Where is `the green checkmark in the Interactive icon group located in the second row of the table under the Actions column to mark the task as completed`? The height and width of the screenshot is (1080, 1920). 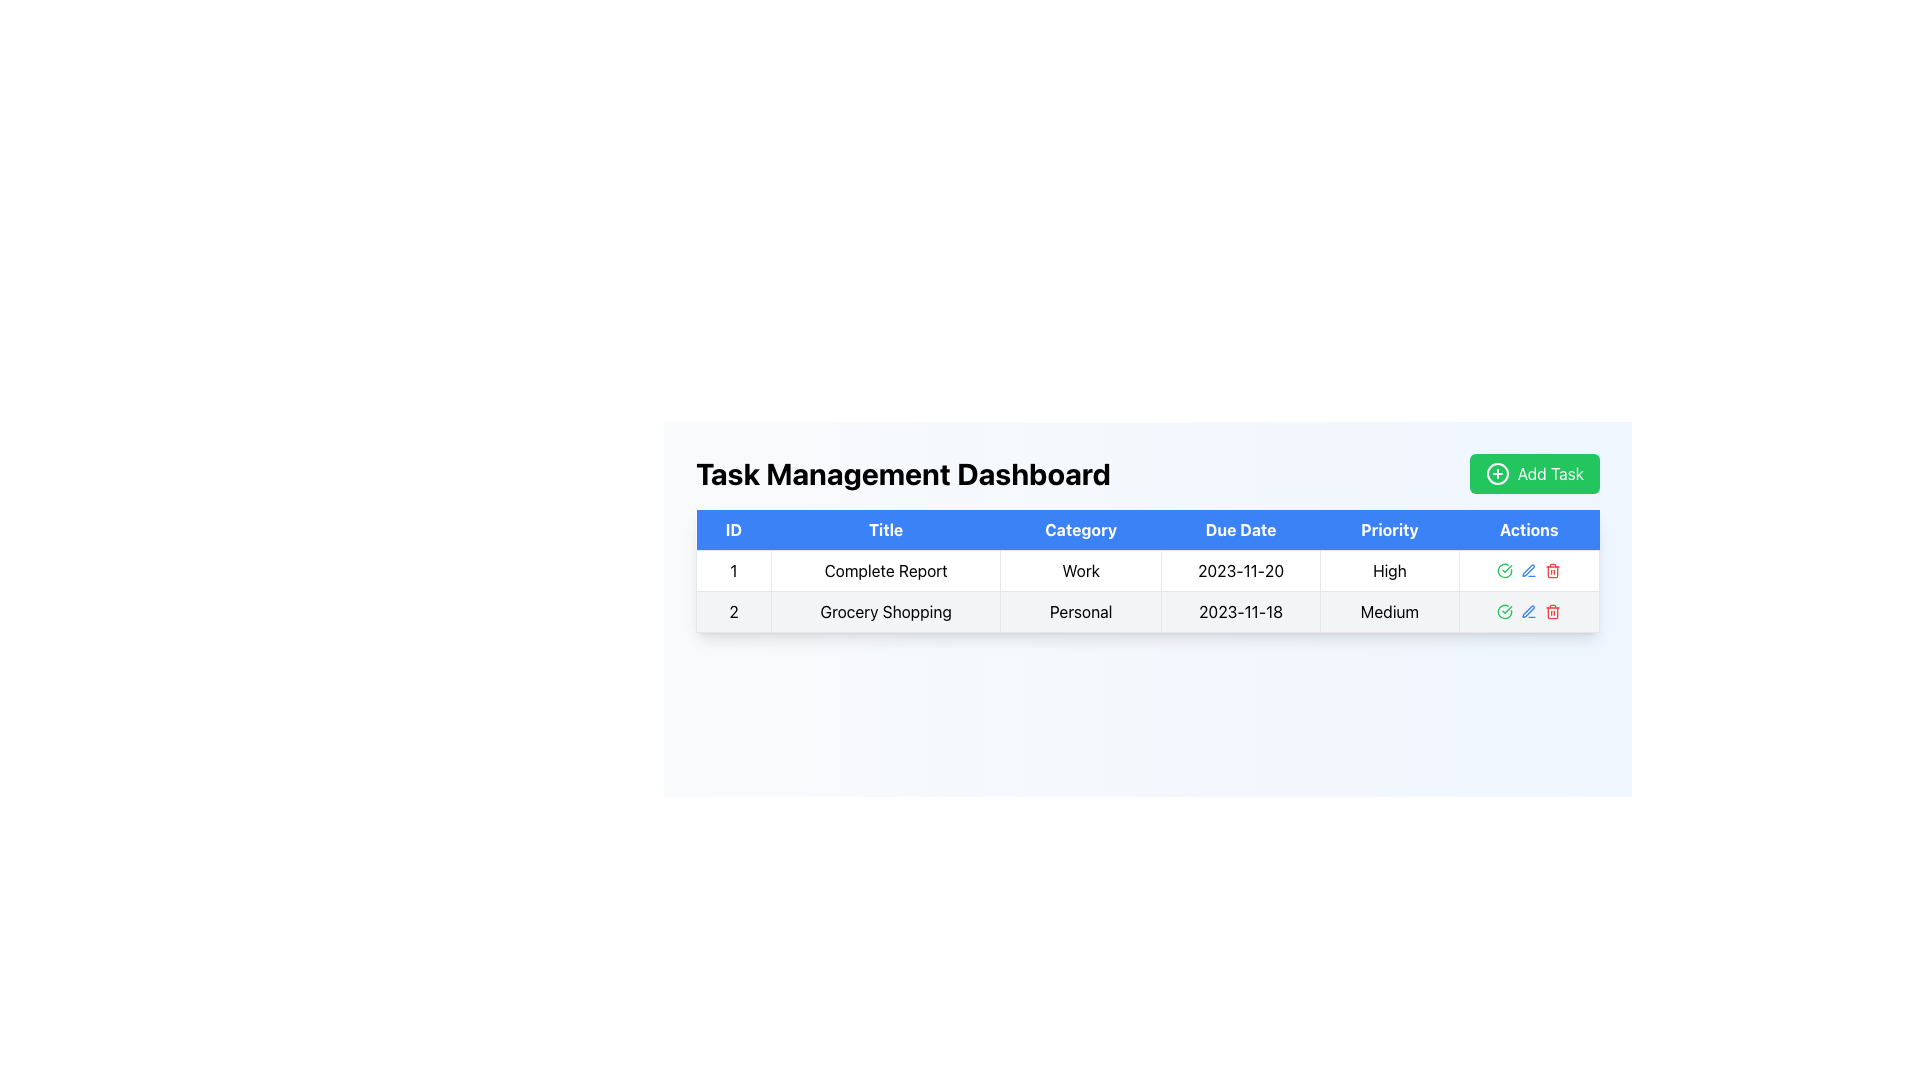
the green checkmark in the Interactive icon group located in the second row of the table under the Actions column to mark the task as completed is located at coordinates (1528, 611).